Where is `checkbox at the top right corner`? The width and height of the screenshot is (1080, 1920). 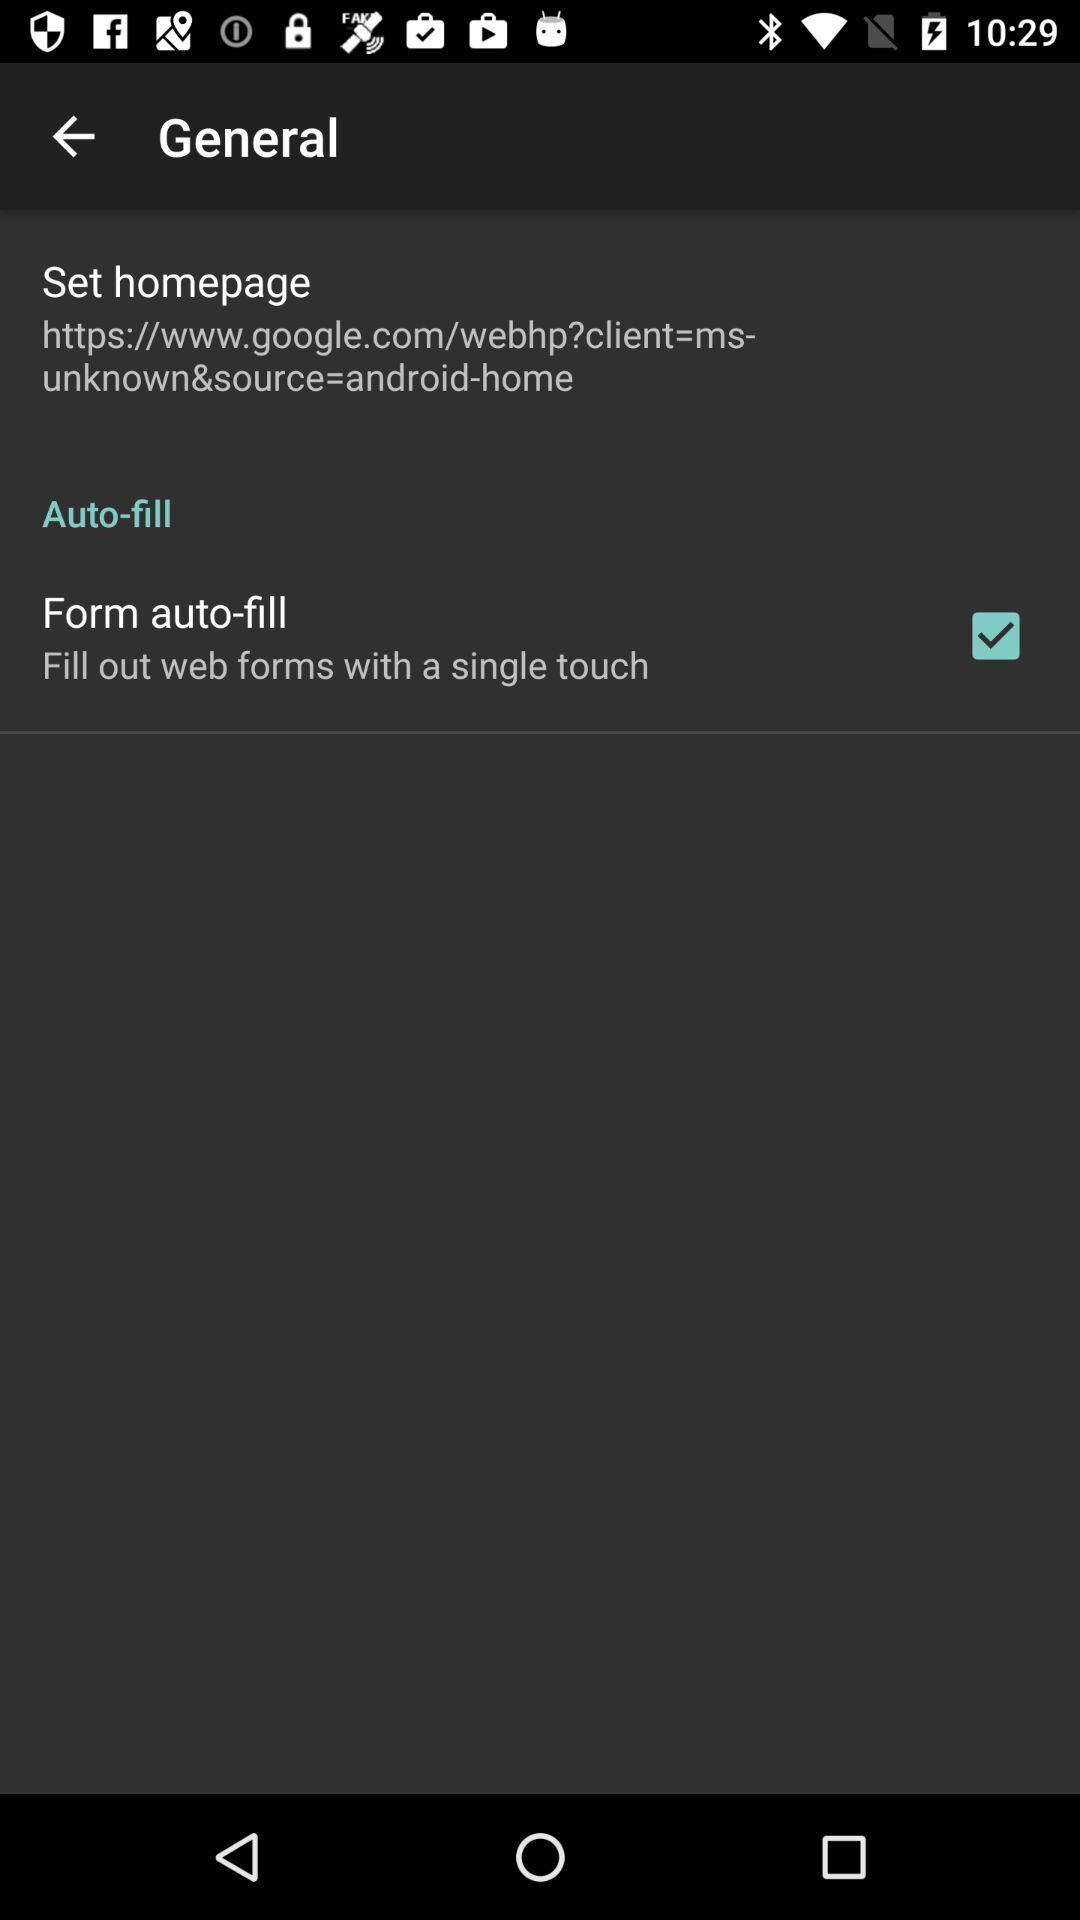
checkbox at the top right corner is located at coordinates (995, 634).